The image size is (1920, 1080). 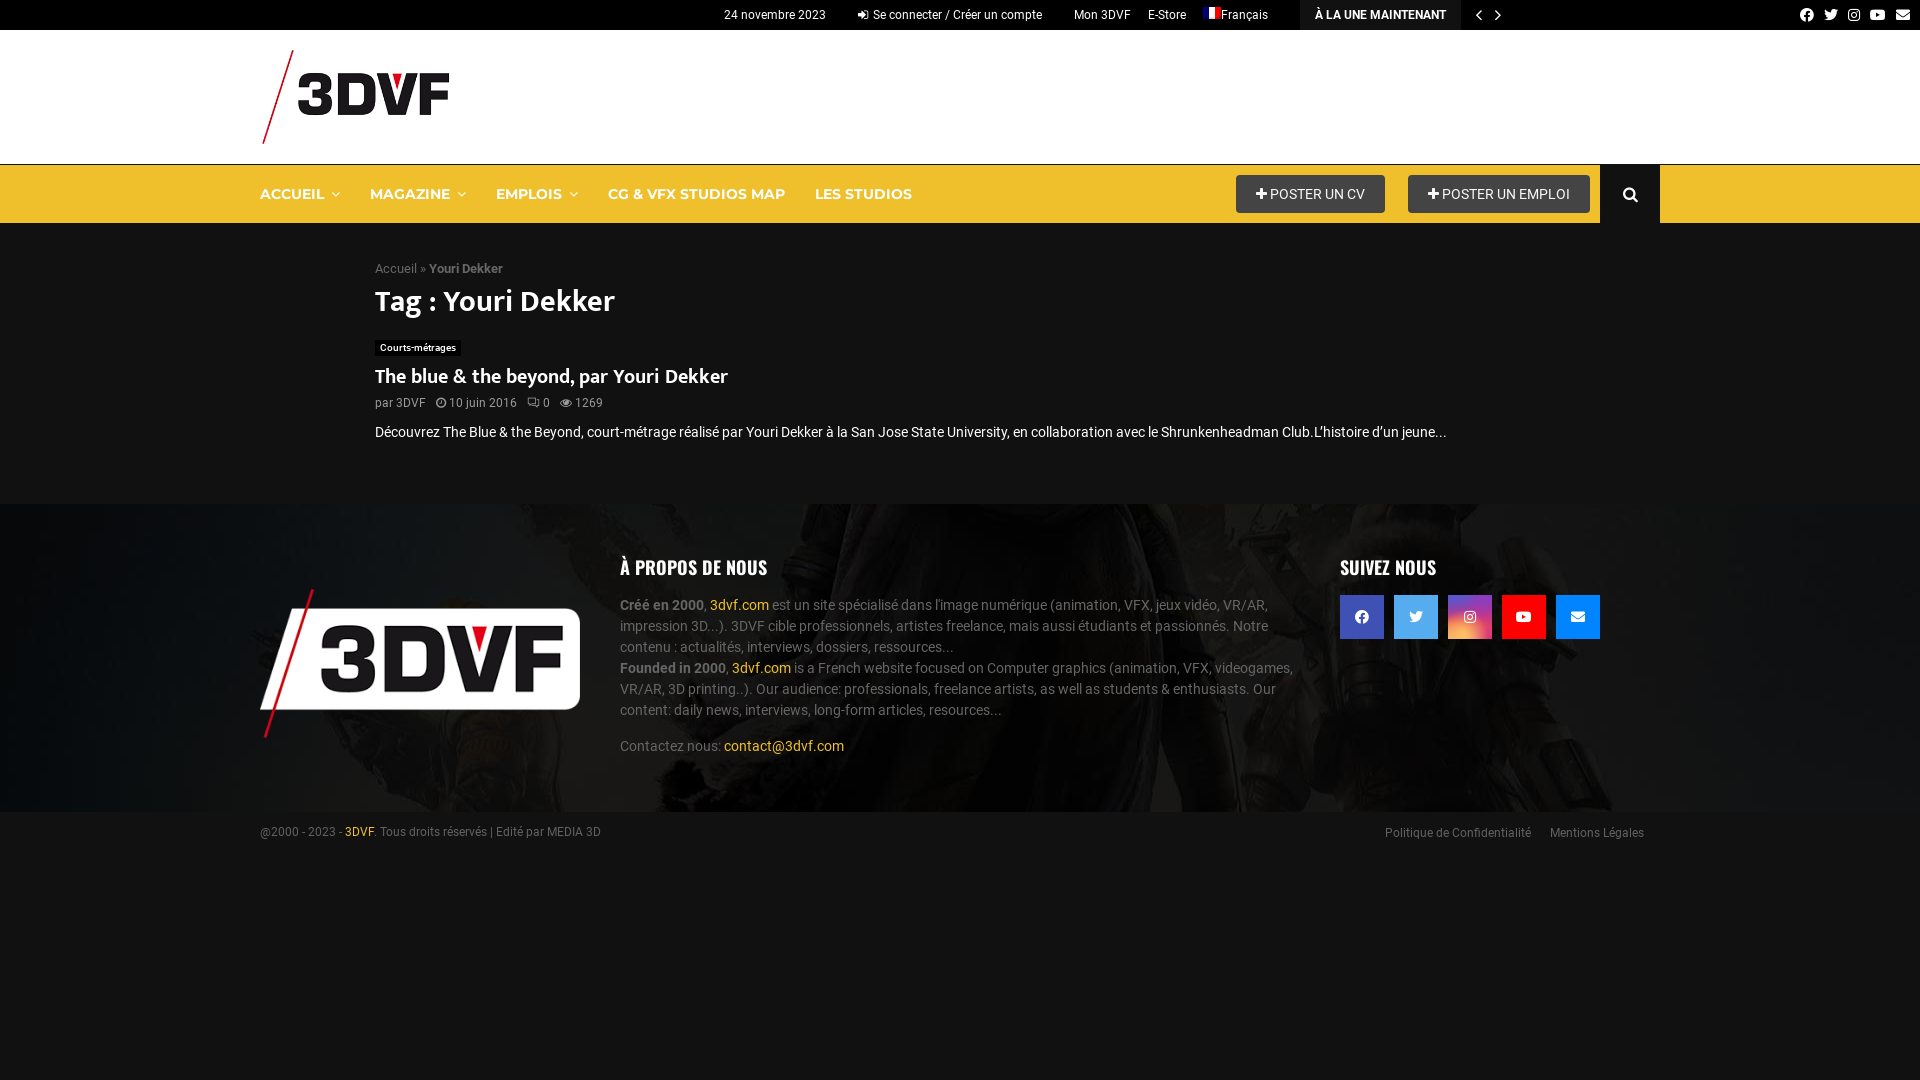 What do you see at coordinates (410, 402) in the screenshot?
I see `'3DVF'` at bounding box center [410, 402].